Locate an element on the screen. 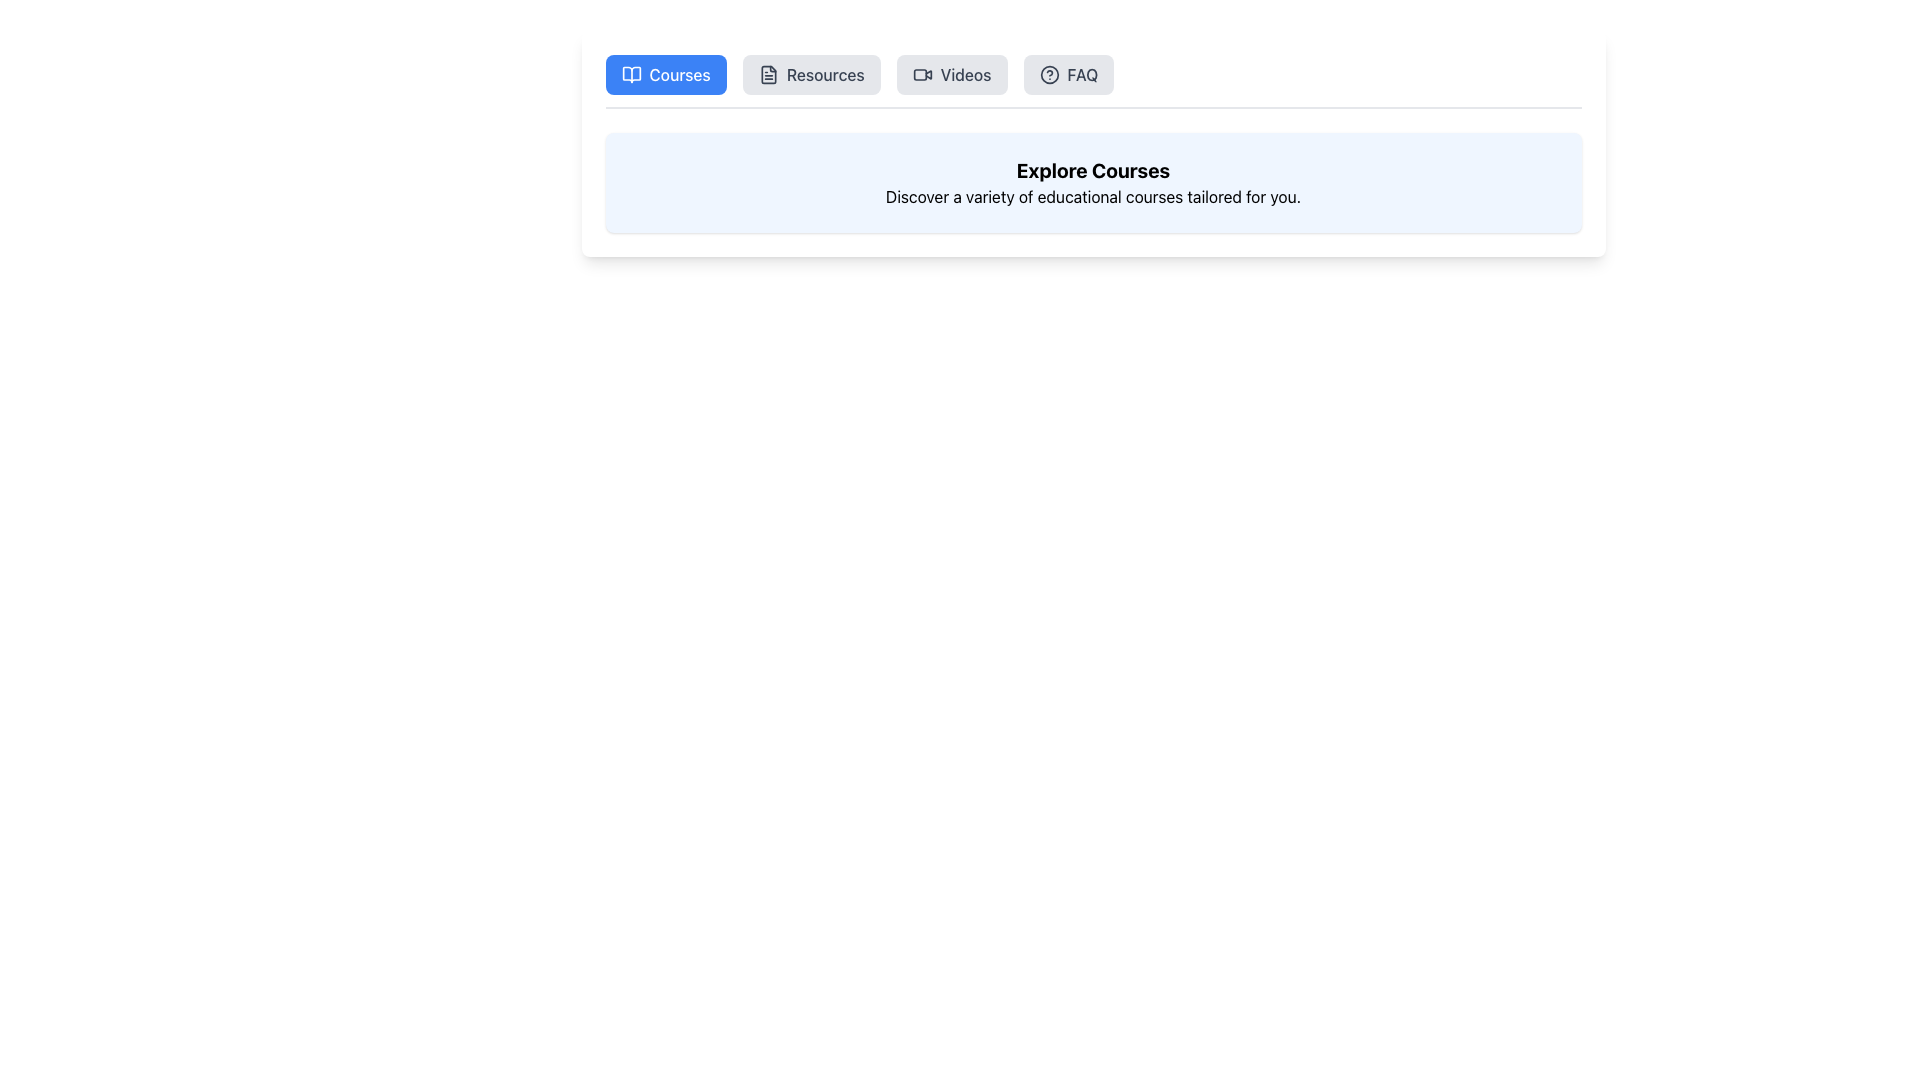 The image size is (1920, 1080). the circular icon containing a question mark, which is styled in gray and located to the left of the 'FAQ' button is located at coordinates (1048, 73).